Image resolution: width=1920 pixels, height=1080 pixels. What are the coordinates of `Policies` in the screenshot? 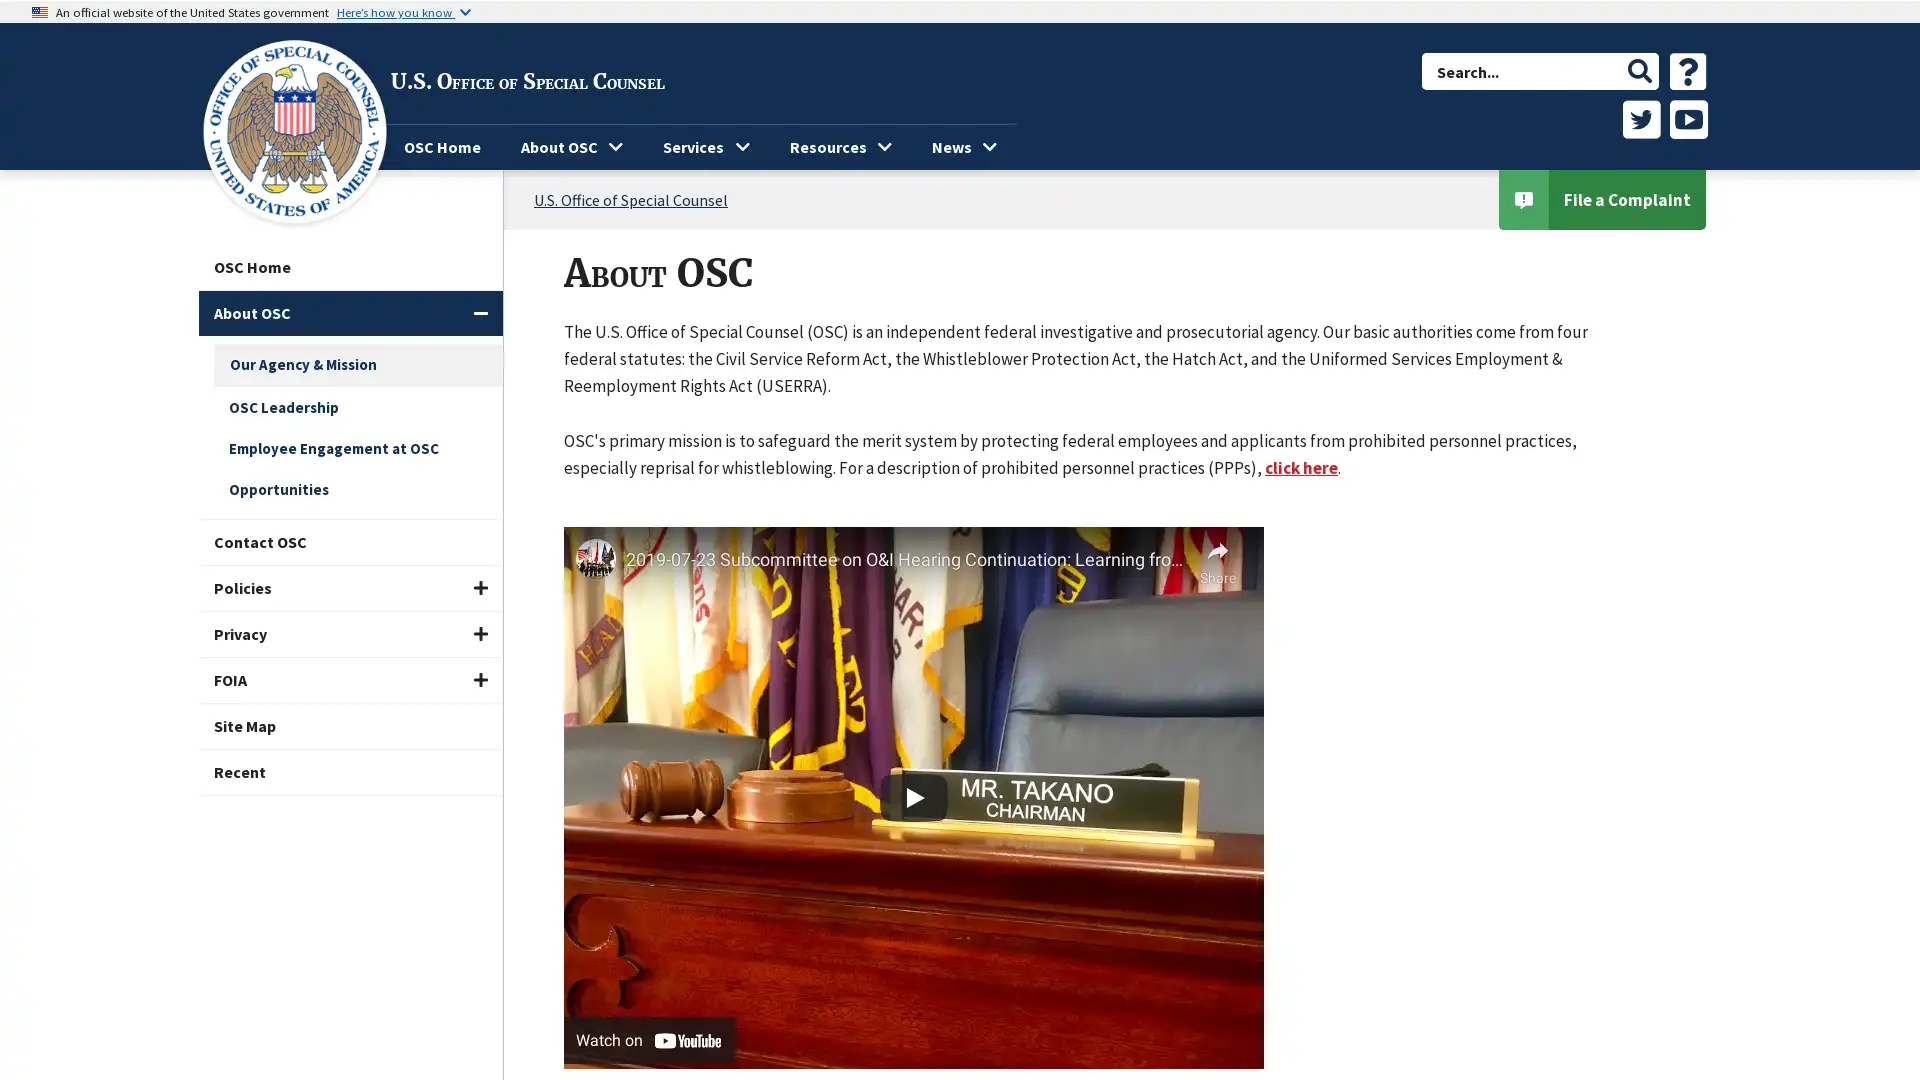 It's located at (350, 587).